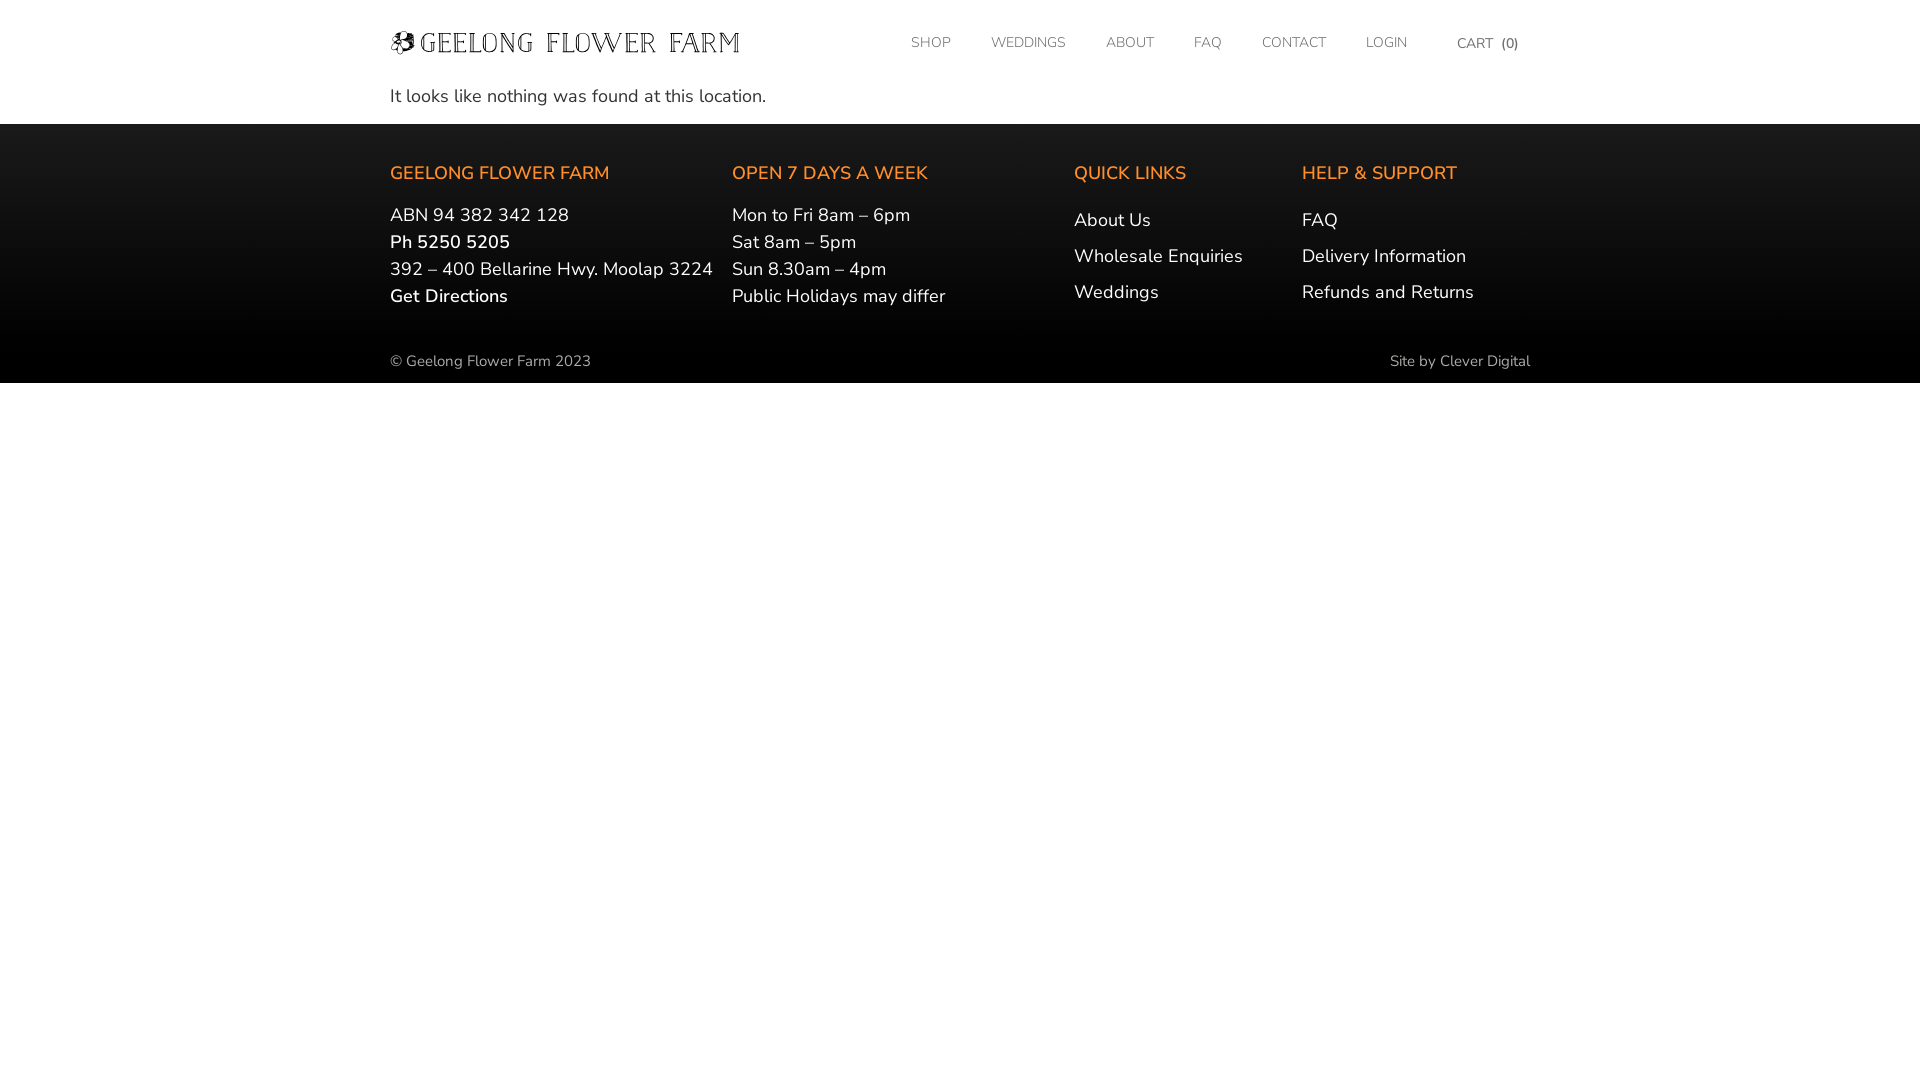 The image size is (1920, 1080). I want to click on 'CONTACT', so click(1241, 42).